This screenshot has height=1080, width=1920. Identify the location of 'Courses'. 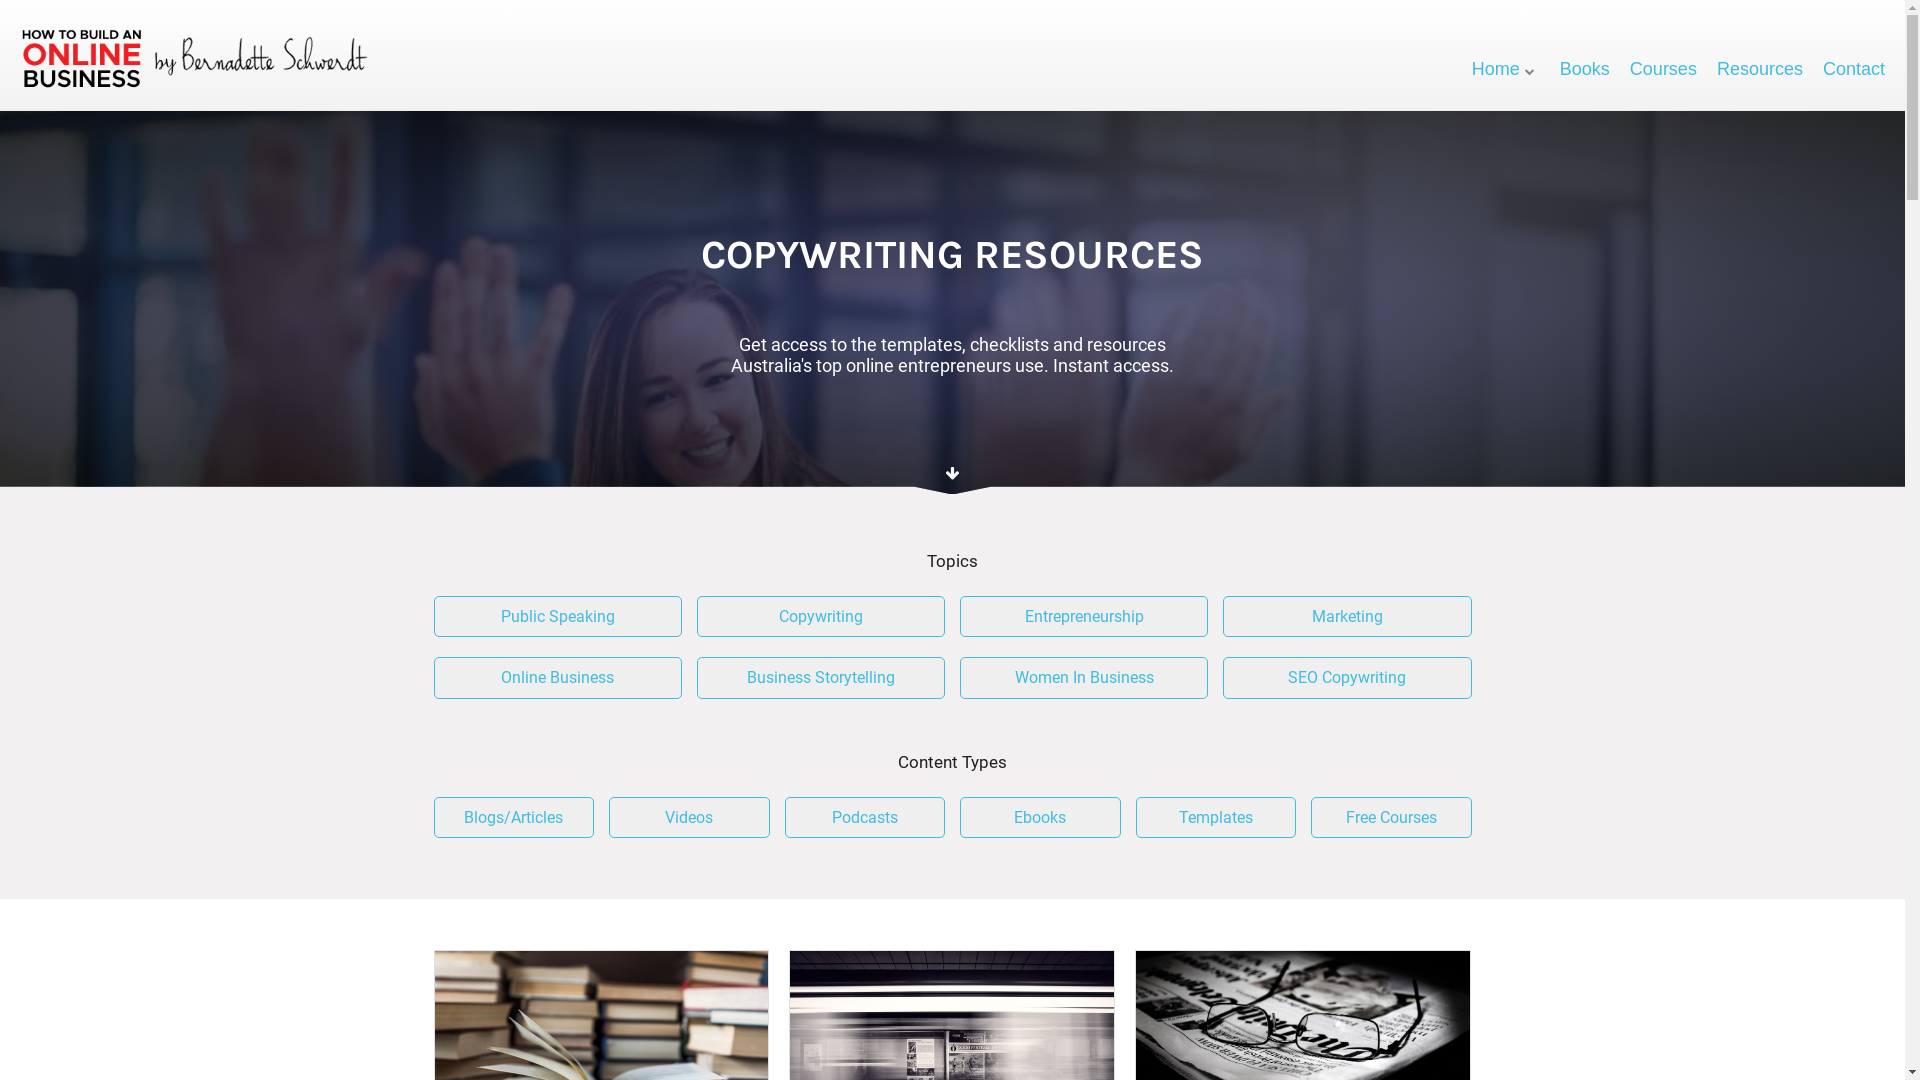
(1663, 68).